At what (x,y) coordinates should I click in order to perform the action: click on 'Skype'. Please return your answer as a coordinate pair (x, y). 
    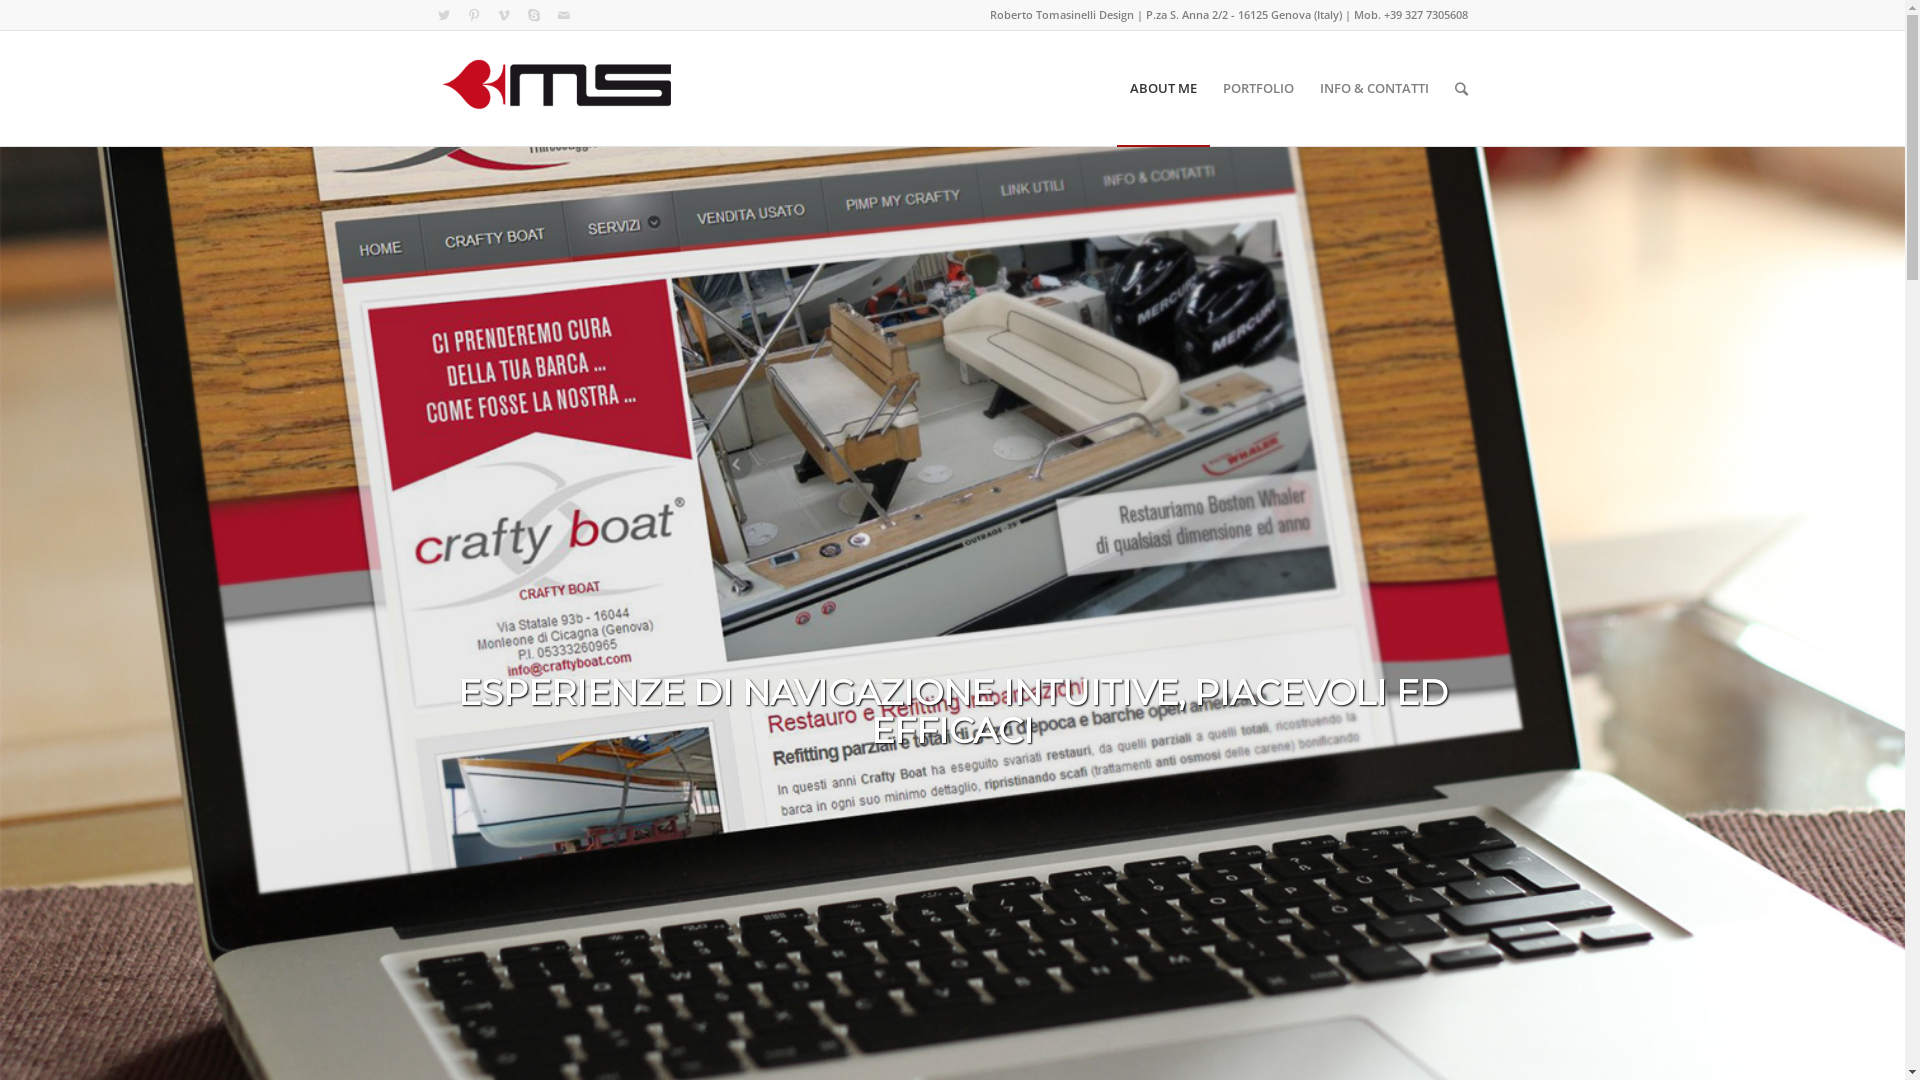
    Looking at the image, I should click on (532, 15).